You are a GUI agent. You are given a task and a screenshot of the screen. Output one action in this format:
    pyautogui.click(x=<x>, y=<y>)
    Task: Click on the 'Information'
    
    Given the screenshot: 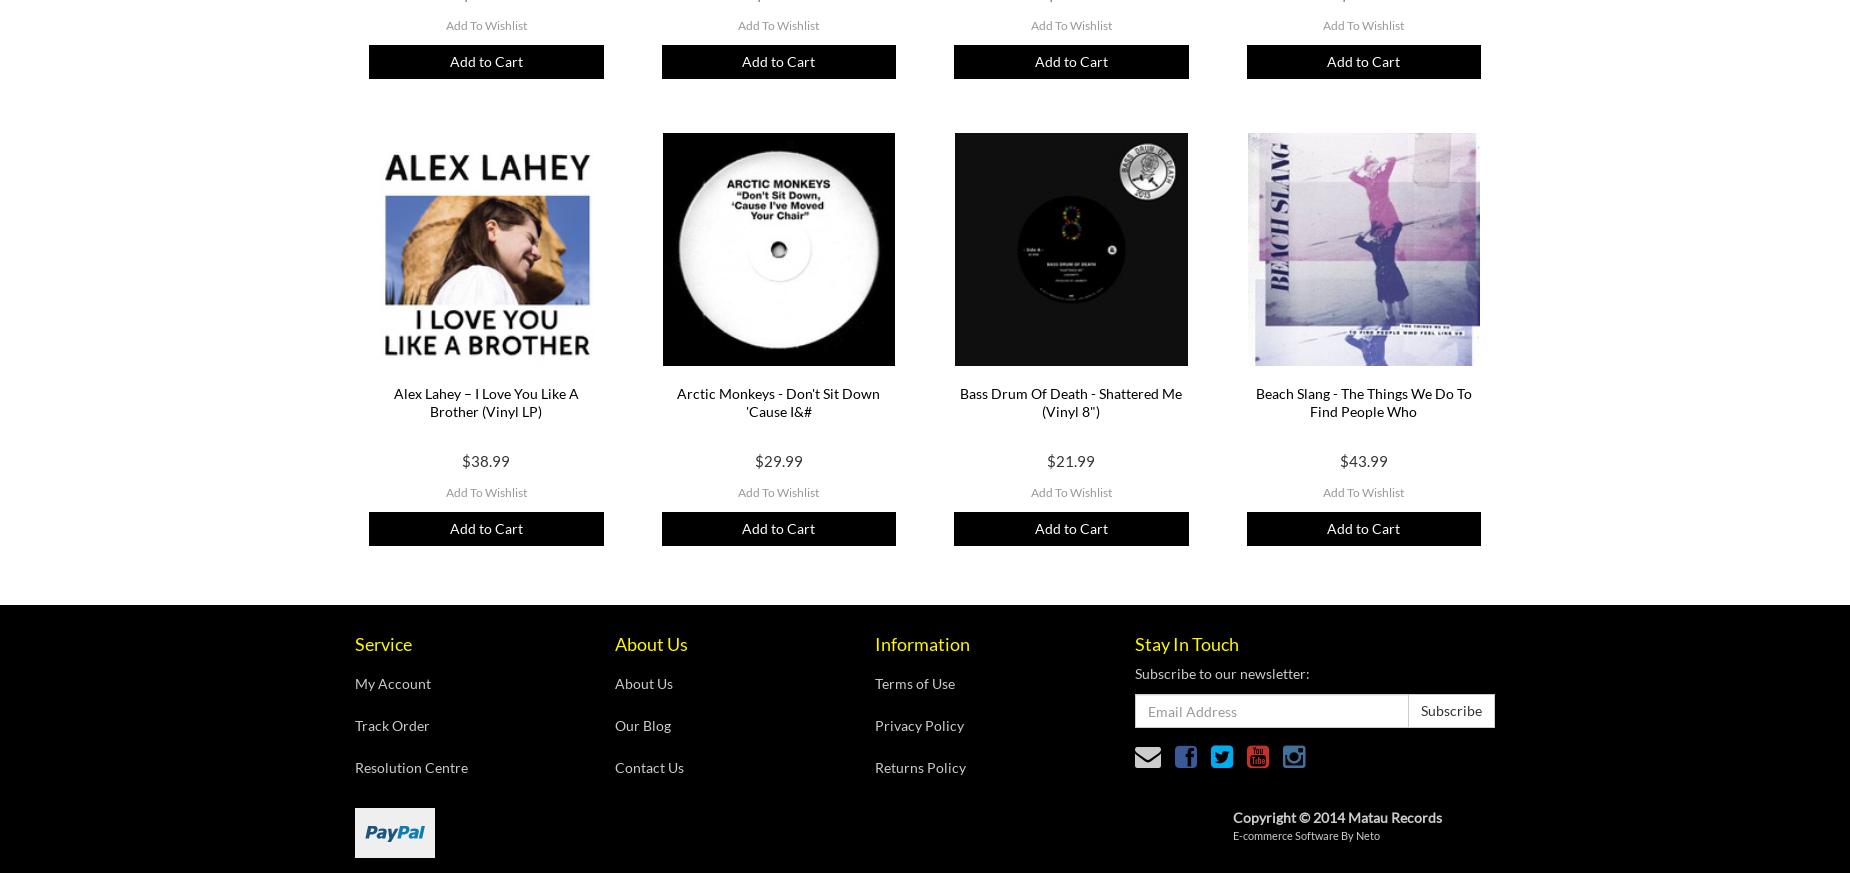 What is the action you would take?
    pyautogui.click(x=921, y=642)
    